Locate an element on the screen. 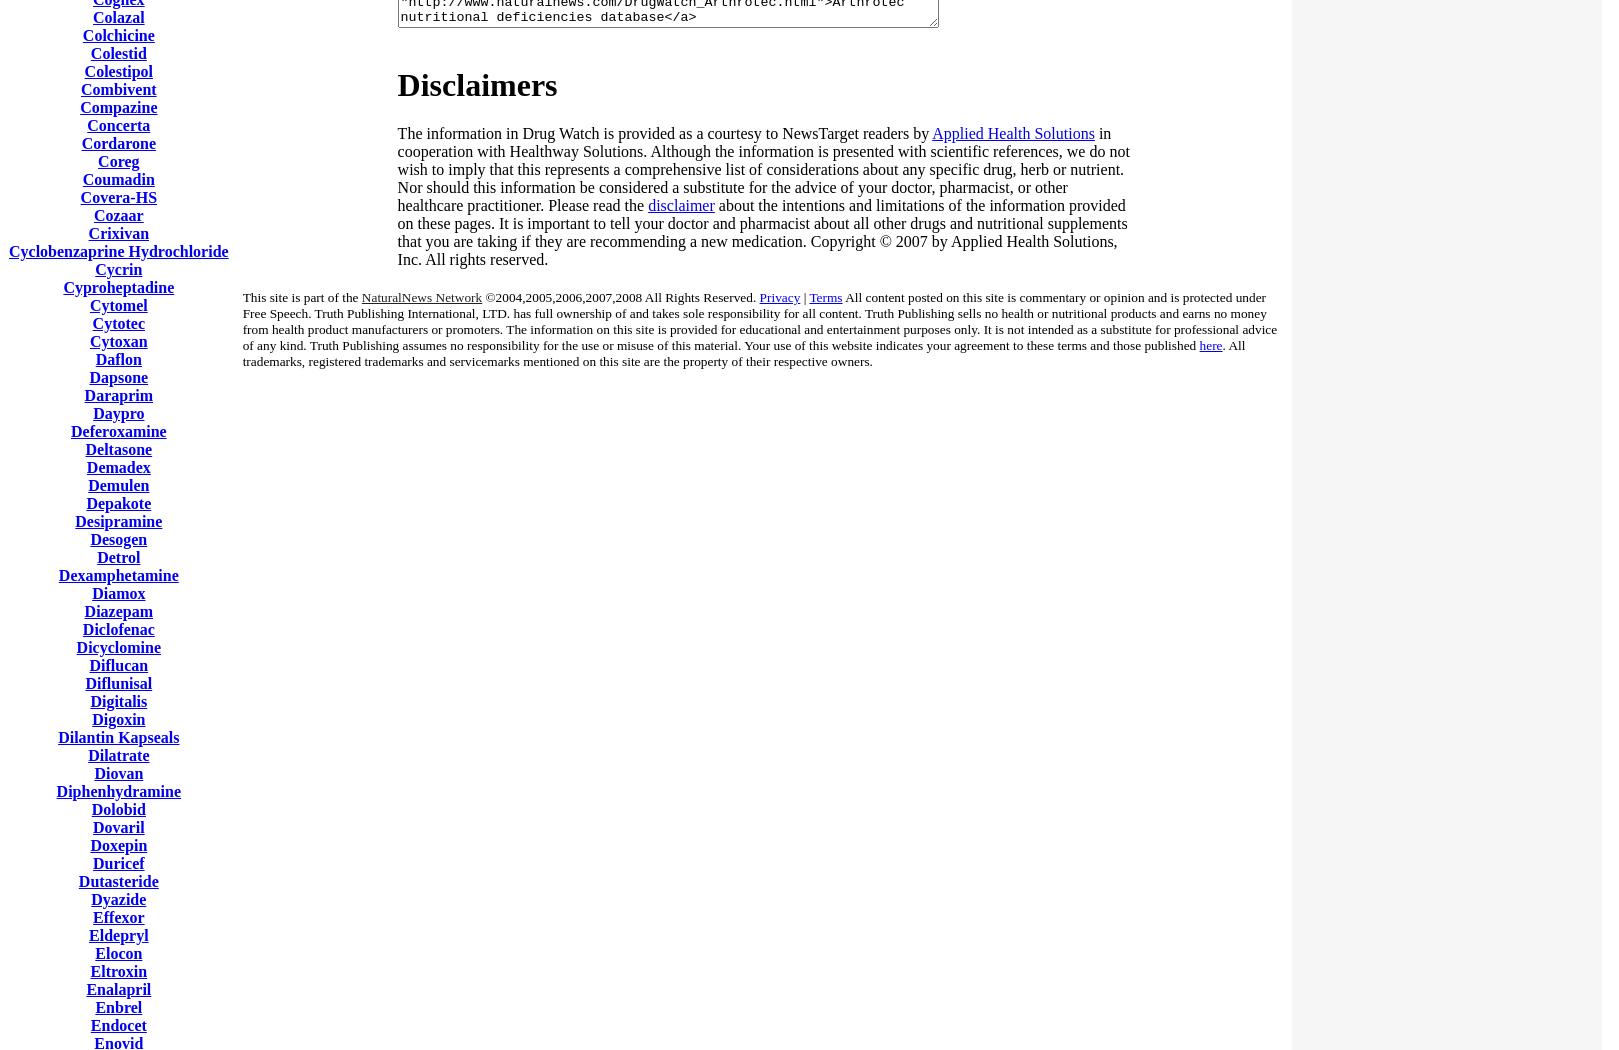  'about the intentions and limitations of the information provided on these pages. It is important to tell your doctor and pharmacist about all other drugs and nutritional supplements that you are taking if they are recommending a new medication. Copyright © 2007 by Applied Health Solutions, Inc. All rights reserved.' is located at coordinates (396, 232).